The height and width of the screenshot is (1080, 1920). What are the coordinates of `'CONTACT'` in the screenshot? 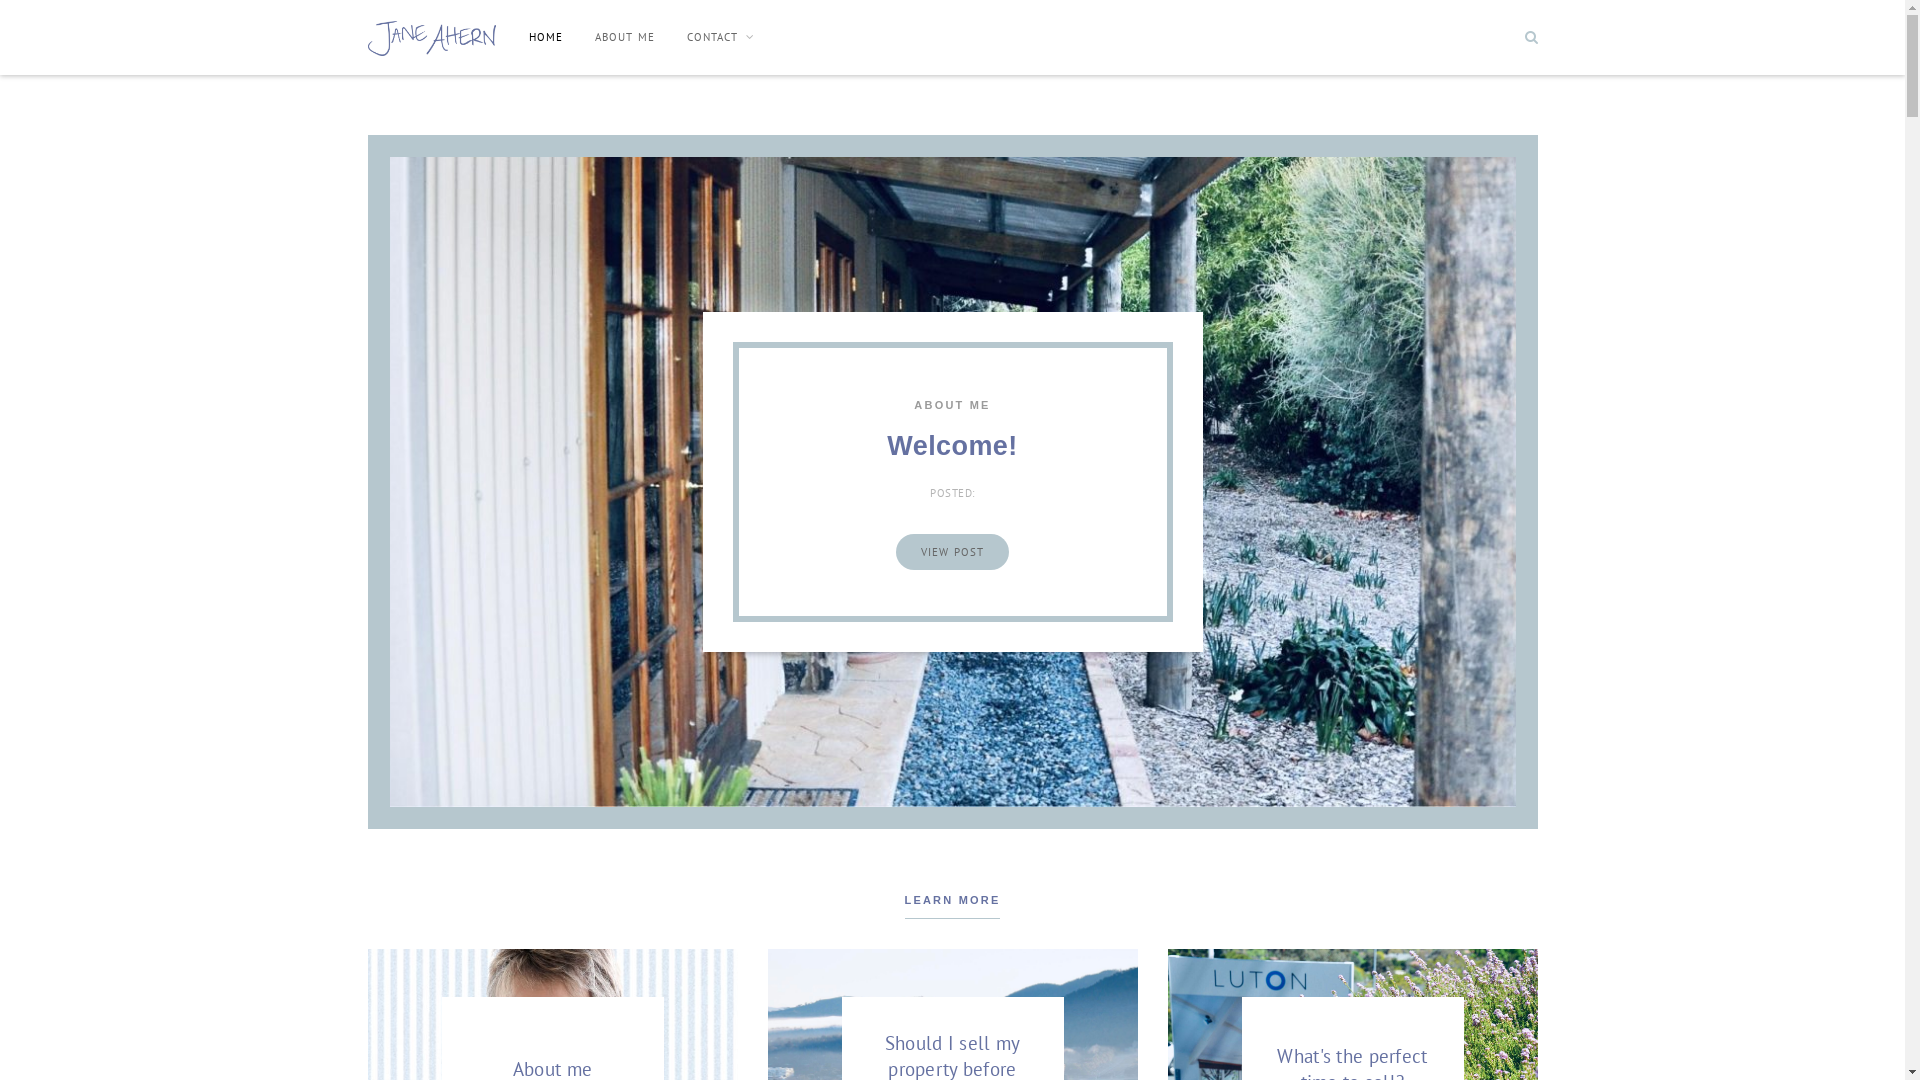 It's located at (720, 37).